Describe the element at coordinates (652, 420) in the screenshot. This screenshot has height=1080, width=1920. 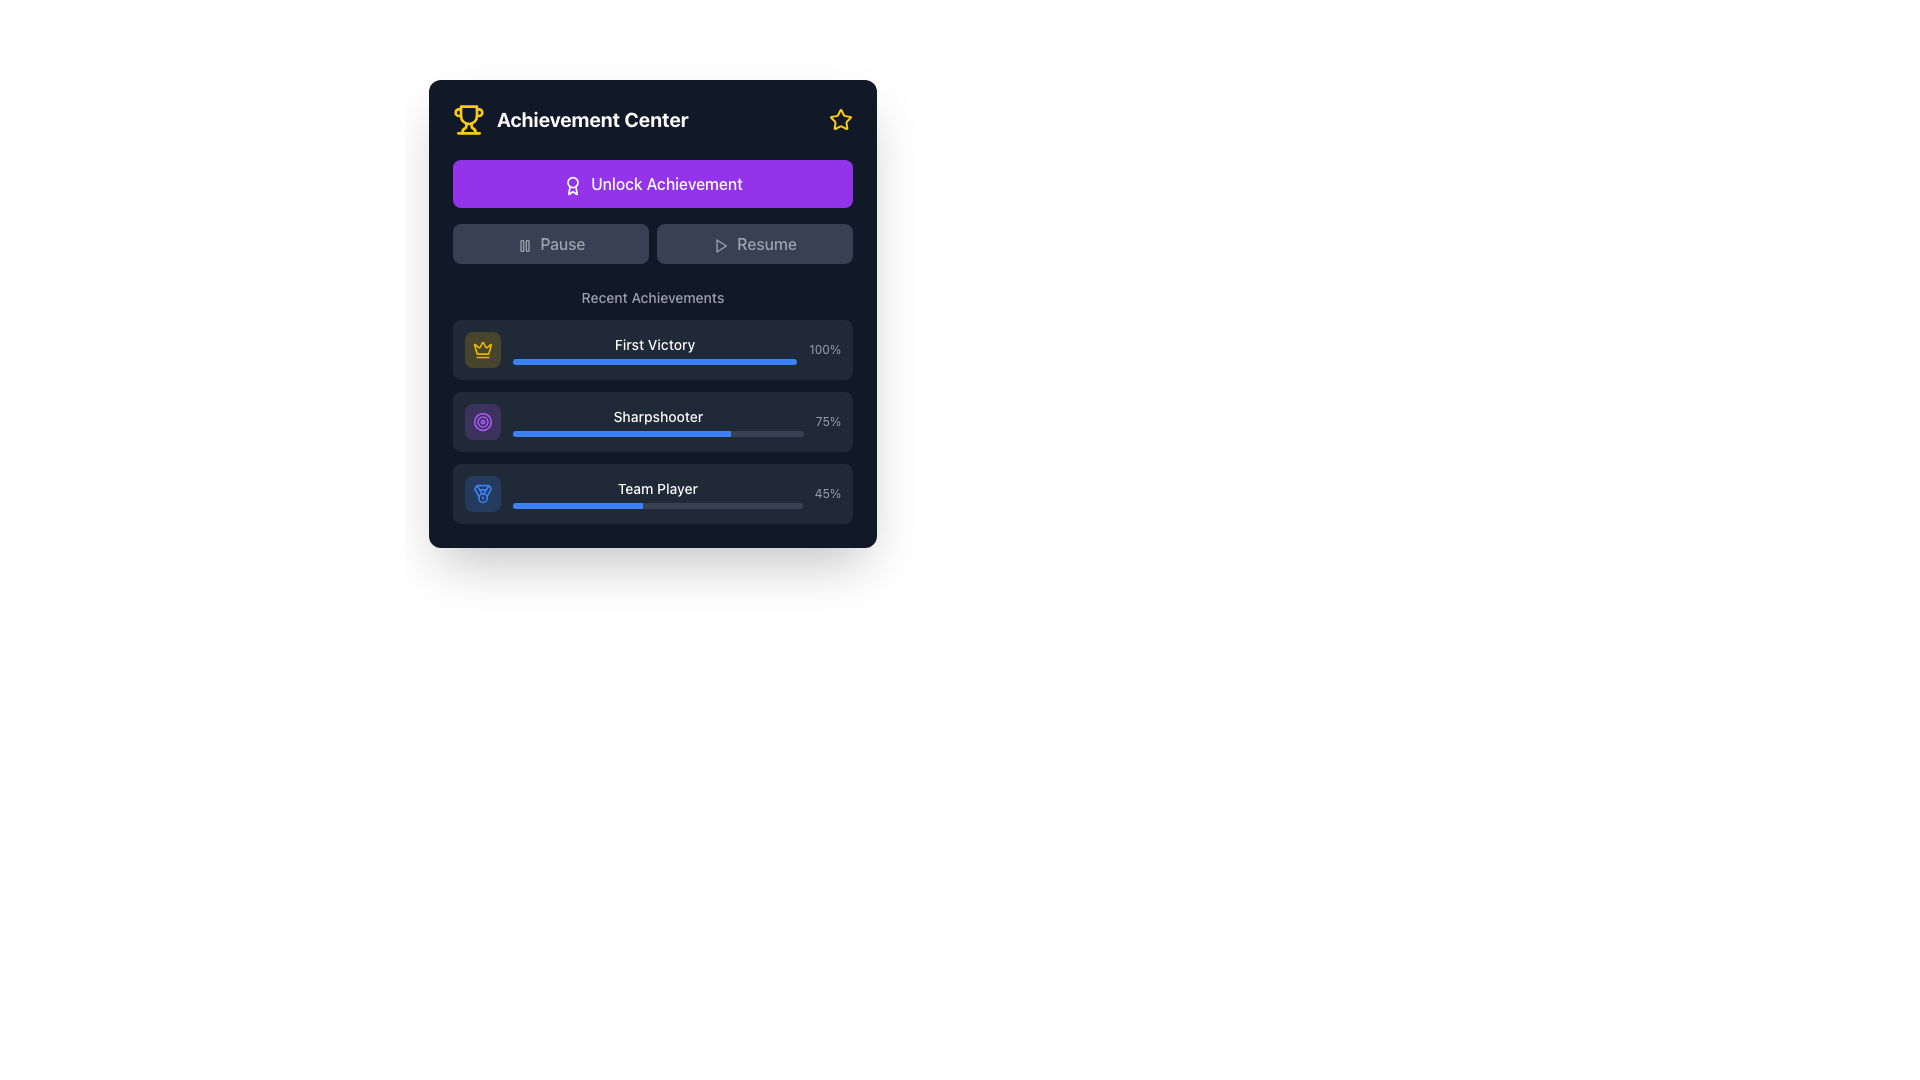
I see `the completion percentage of the 'Sharpshooter' achievement displayed in the Recent Achievements section, which shows '75%' in gray next to the title` at that location.